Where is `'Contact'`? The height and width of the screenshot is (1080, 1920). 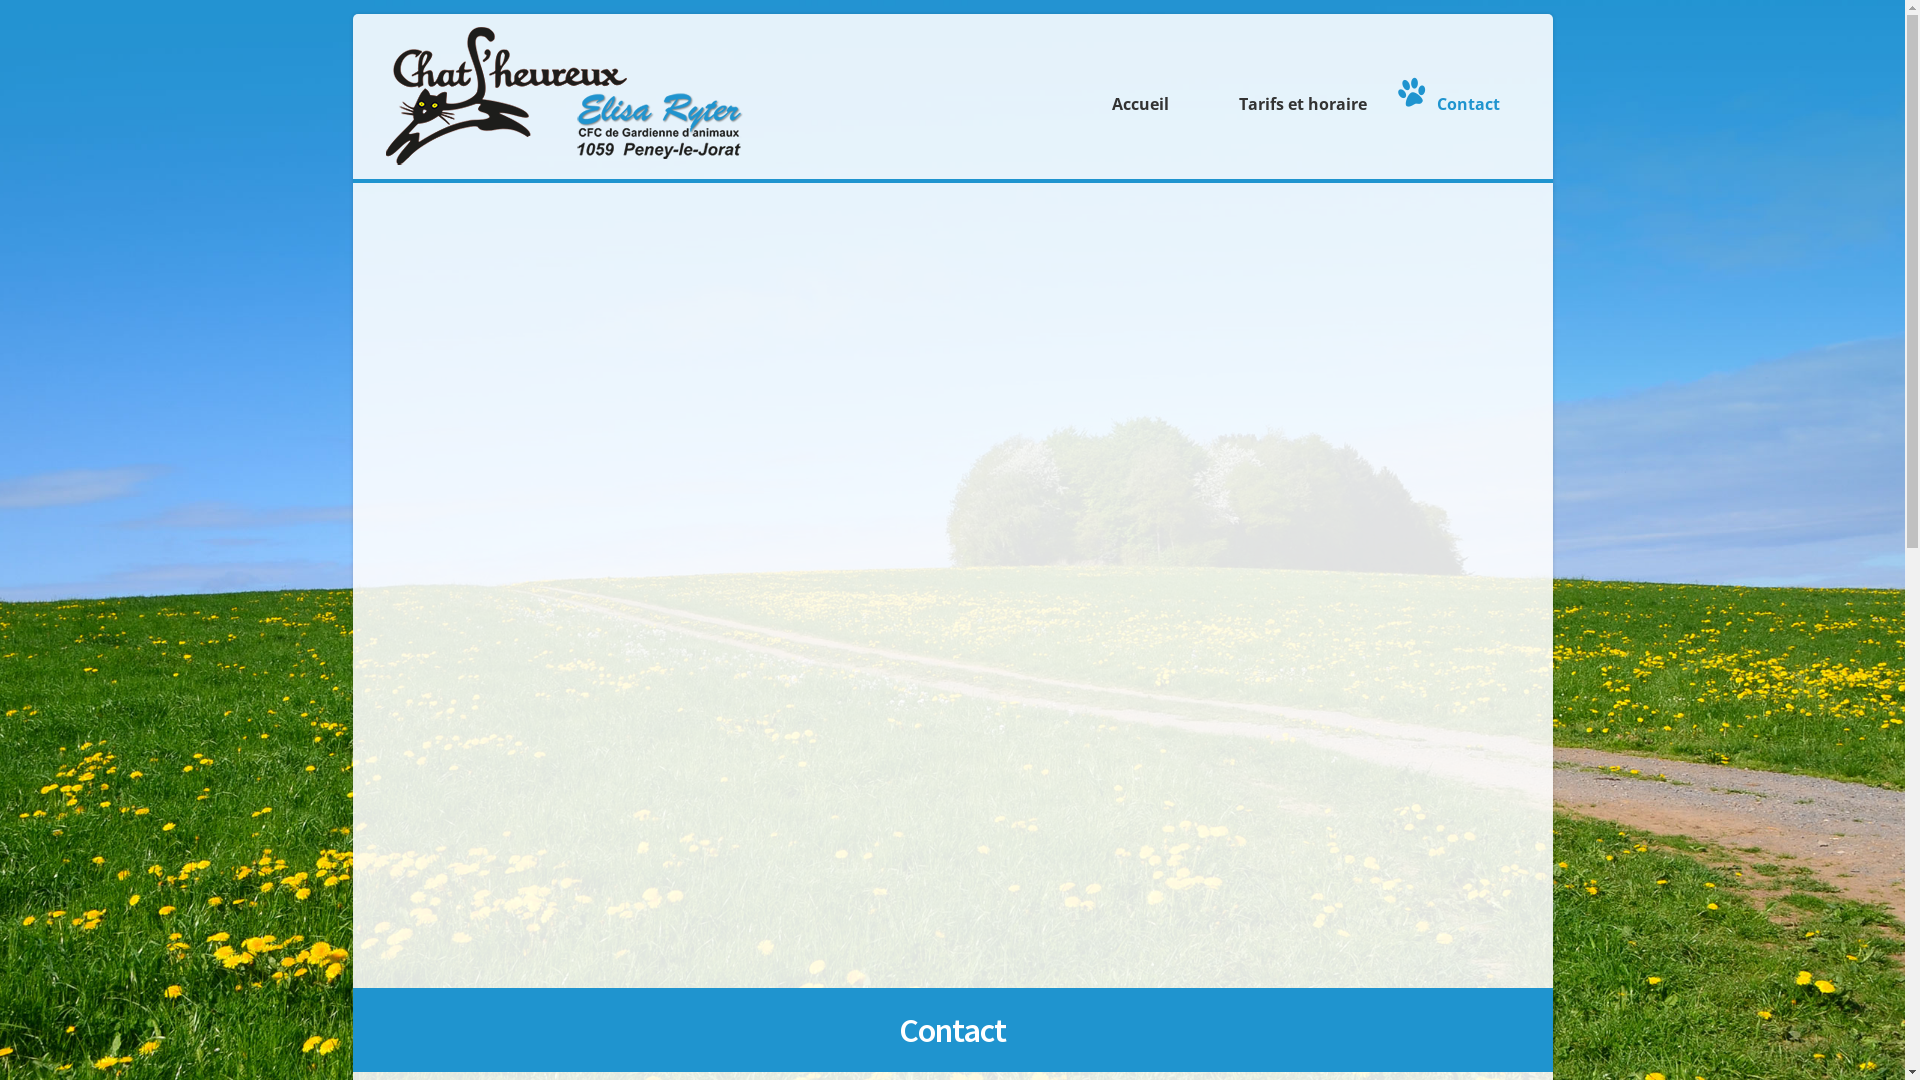 'Contact' is located at coordinates (1462, 92).